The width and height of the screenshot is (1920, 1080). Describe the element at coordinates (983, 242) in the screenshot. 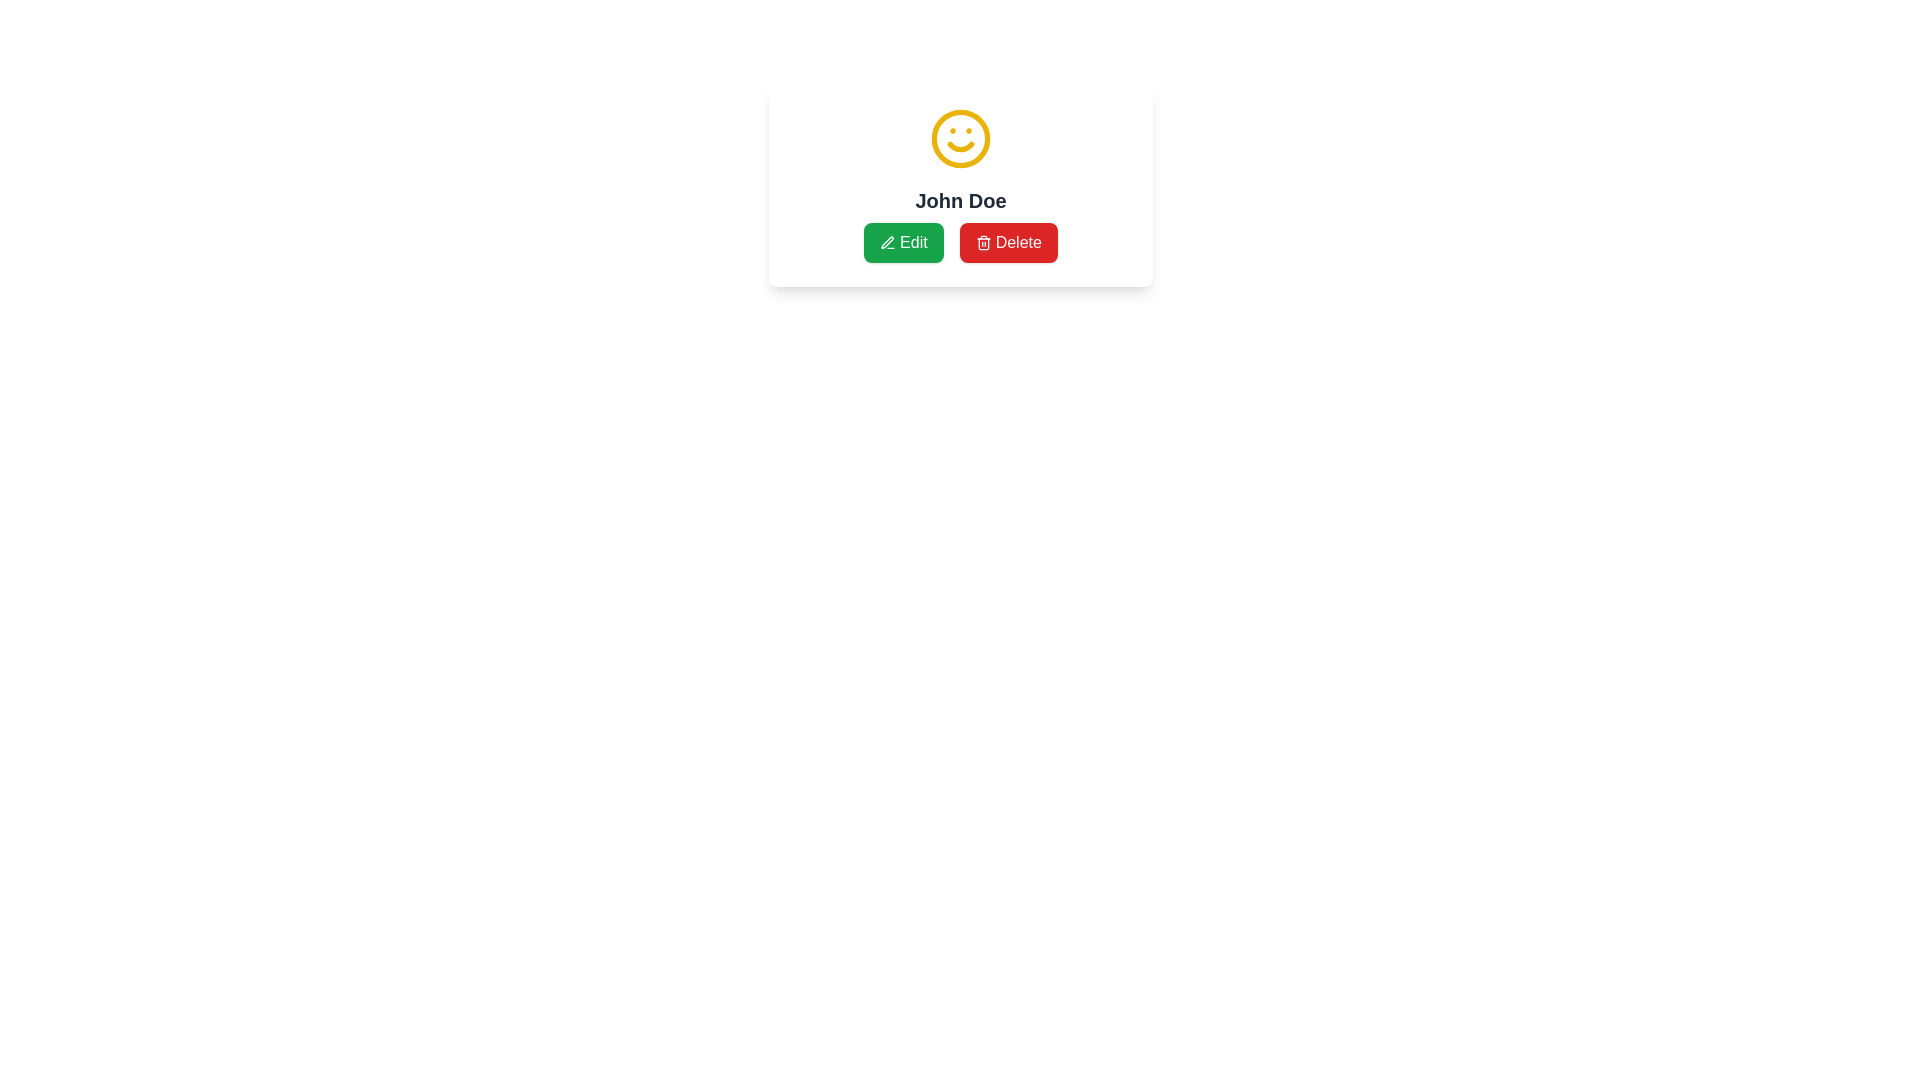

I see `the trash bin icon, which has a minimalist design with a red background and white outlines, located to the right of the 'Delete' button below 'John Doe'` at that location.